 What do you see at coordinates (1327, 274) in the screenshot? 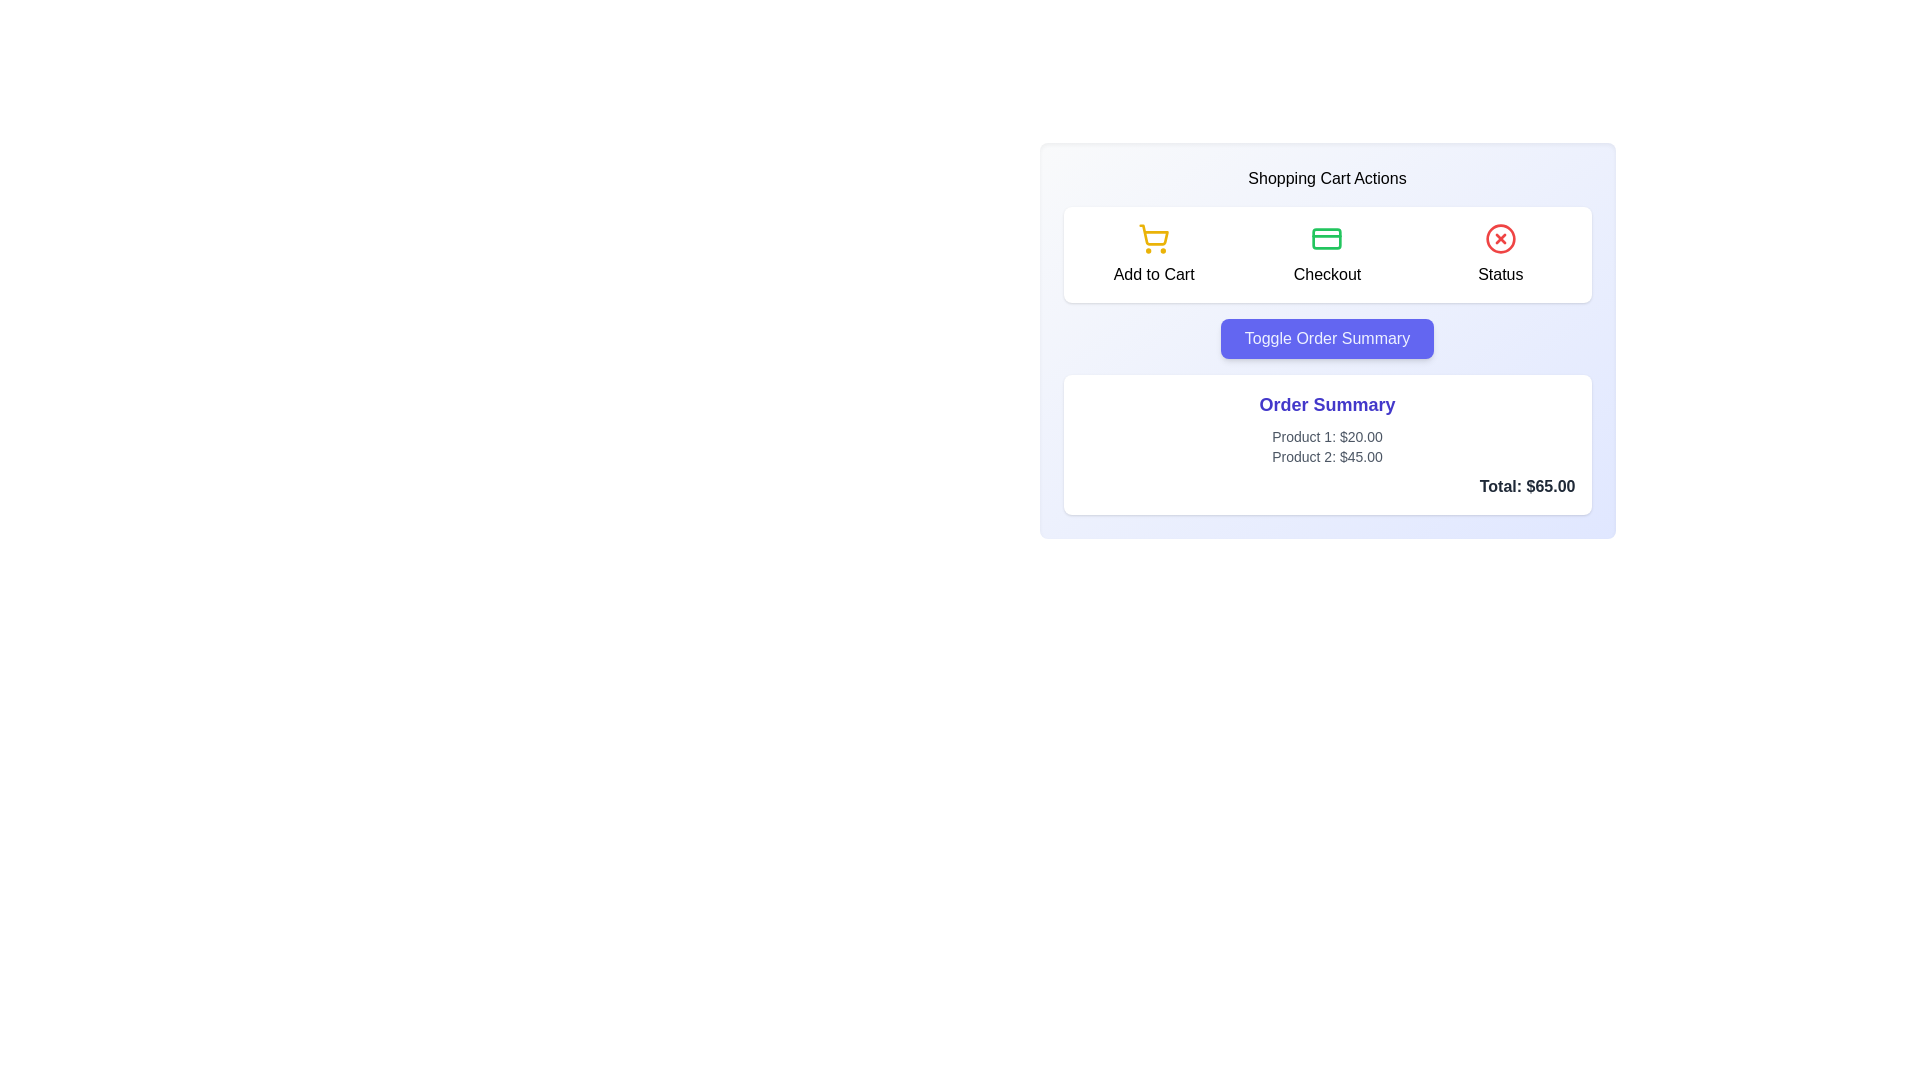
I see `the 'Checkout' text label, which is rendered in black font and located beneath a green credit card icon, to initiate the checkout process` at bounding box center [1327, 274].